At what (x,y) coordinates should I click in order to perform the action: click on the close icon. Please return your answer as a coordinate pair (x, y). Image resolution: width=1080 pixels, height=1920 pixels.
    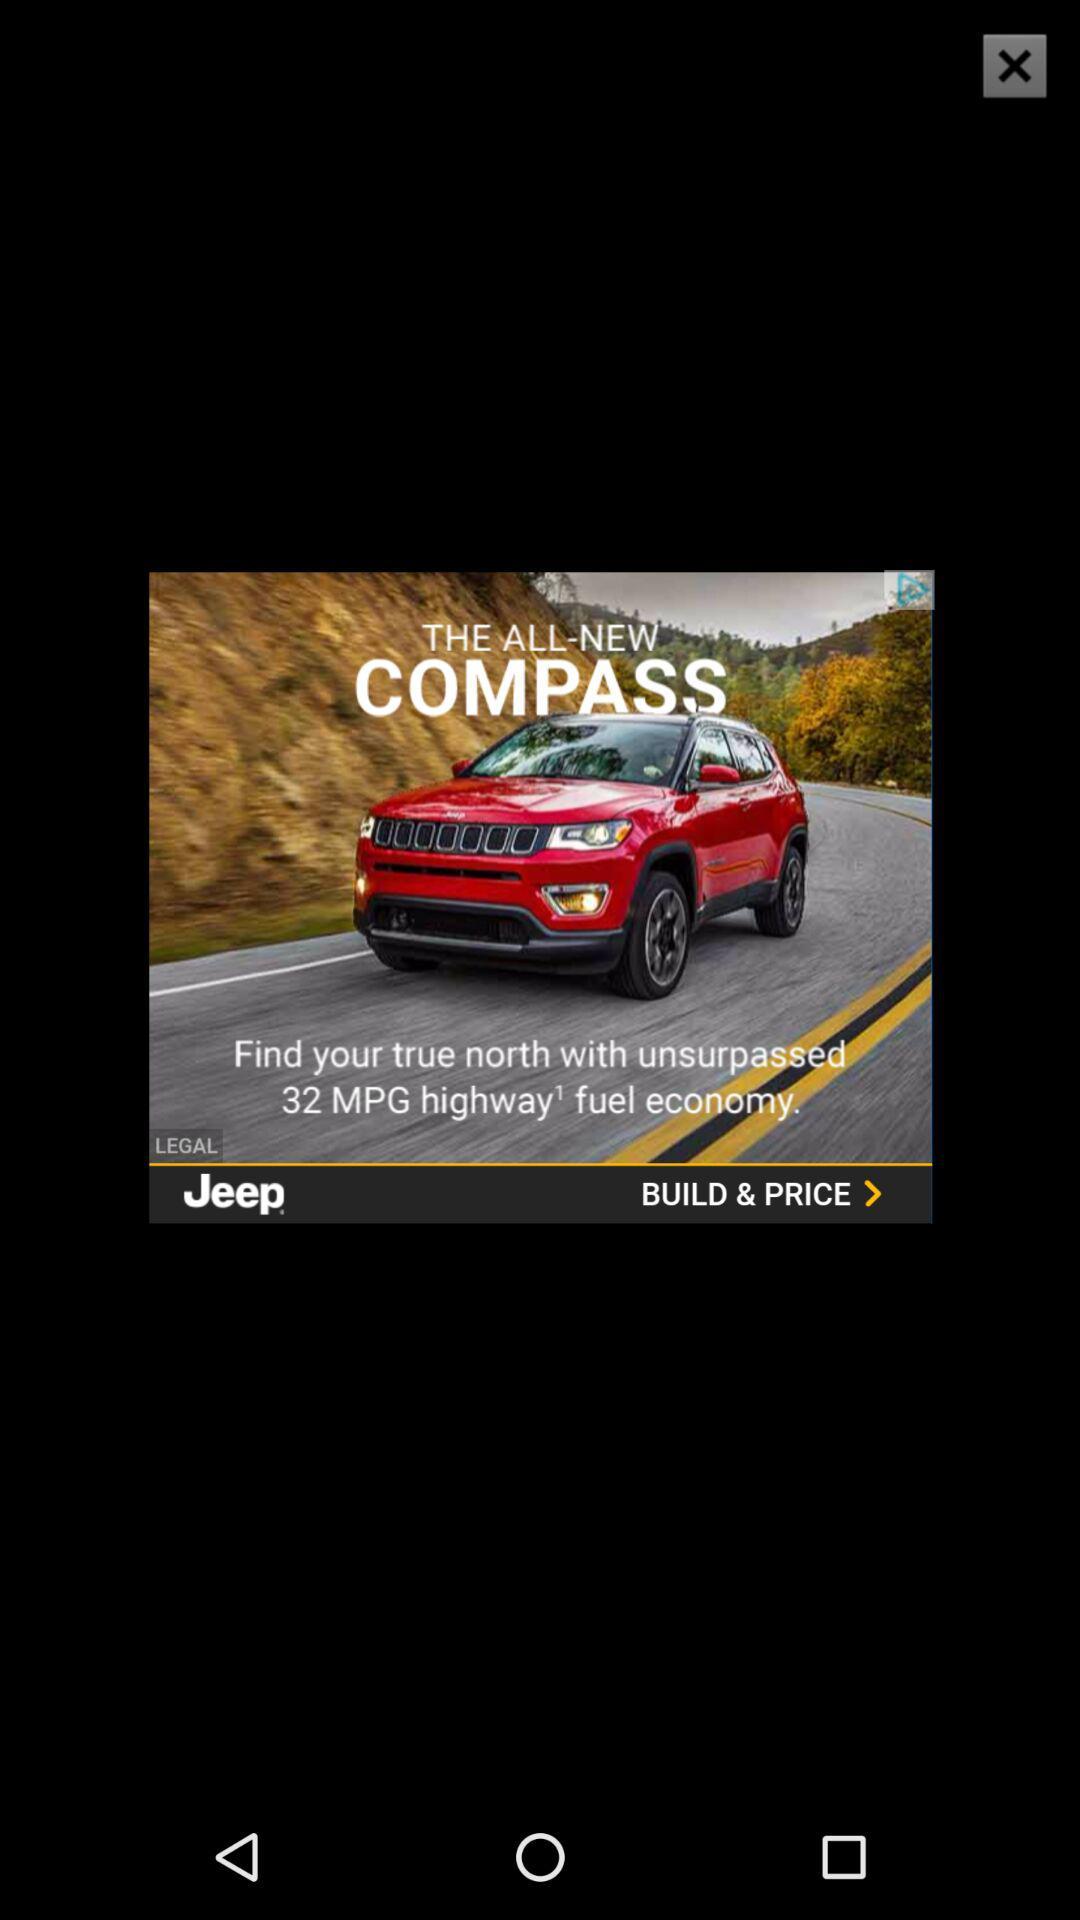
    Looking at the image, I should click on (1014, 70).